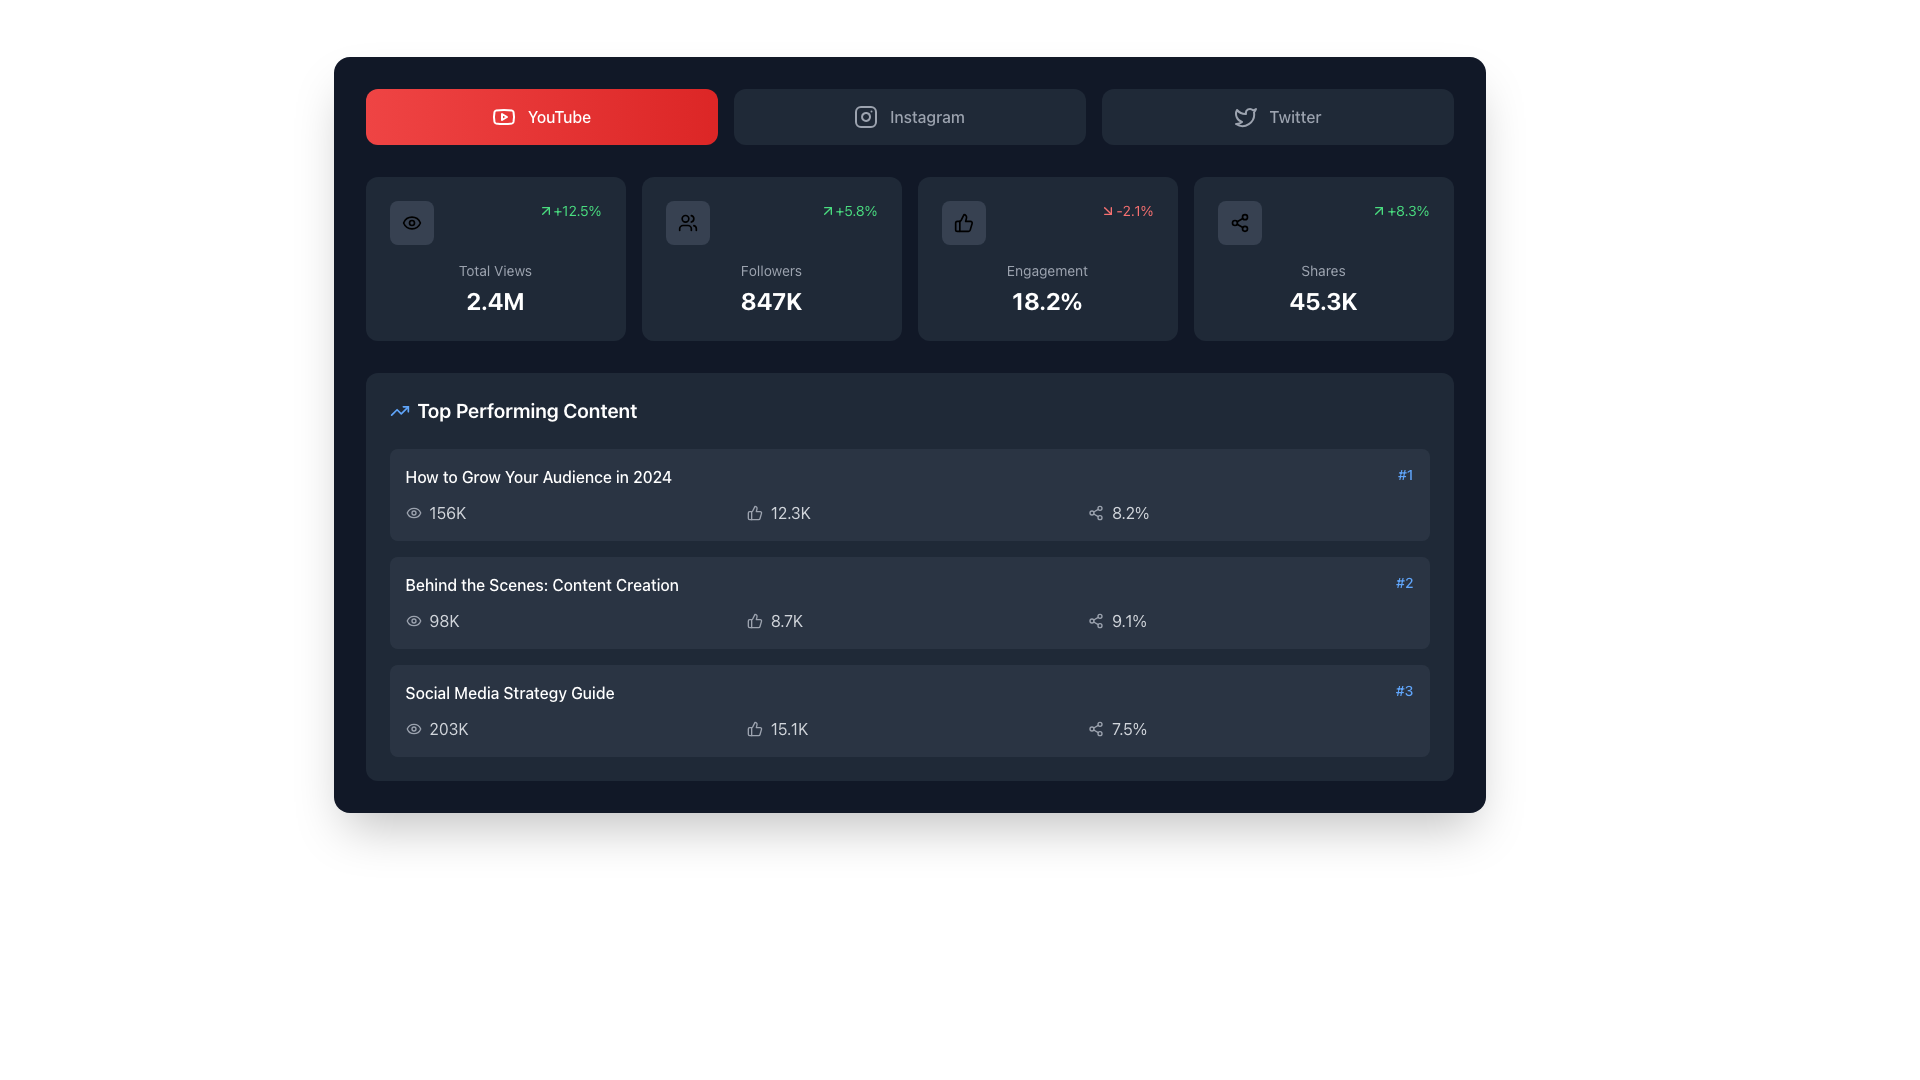  What do you see at coordinates (786, 620) in the screenshot?
I see `contents of the Text label displaying the number of likes for the 'Behind the Scenes: Content Creation' content in the 'Top Performing Content' list, located to the right of the thumbs-up icon` at bounding box center [786, 620].